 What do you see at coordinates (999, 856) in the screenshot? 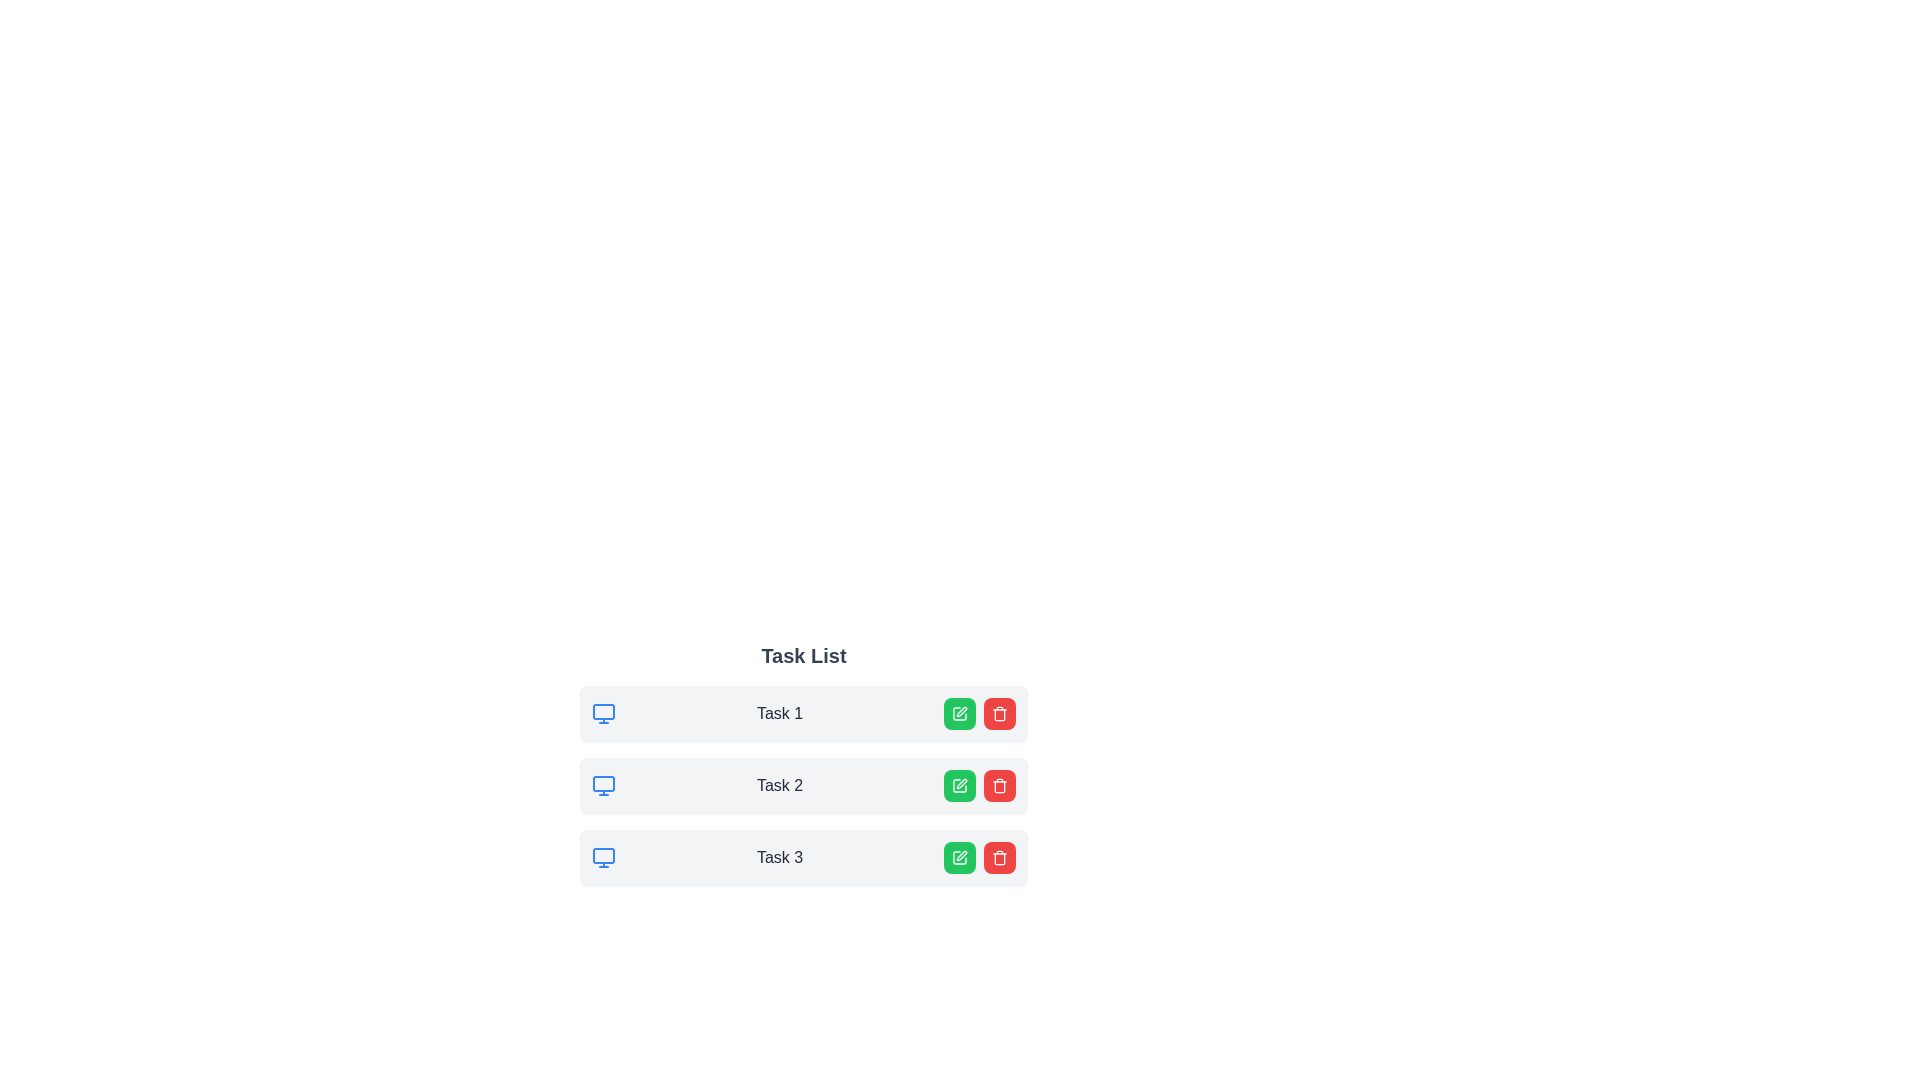
I see `the delete button located in the third row of the list layout, positioned as the last element in its respective row` at bounding box center [999, 856].